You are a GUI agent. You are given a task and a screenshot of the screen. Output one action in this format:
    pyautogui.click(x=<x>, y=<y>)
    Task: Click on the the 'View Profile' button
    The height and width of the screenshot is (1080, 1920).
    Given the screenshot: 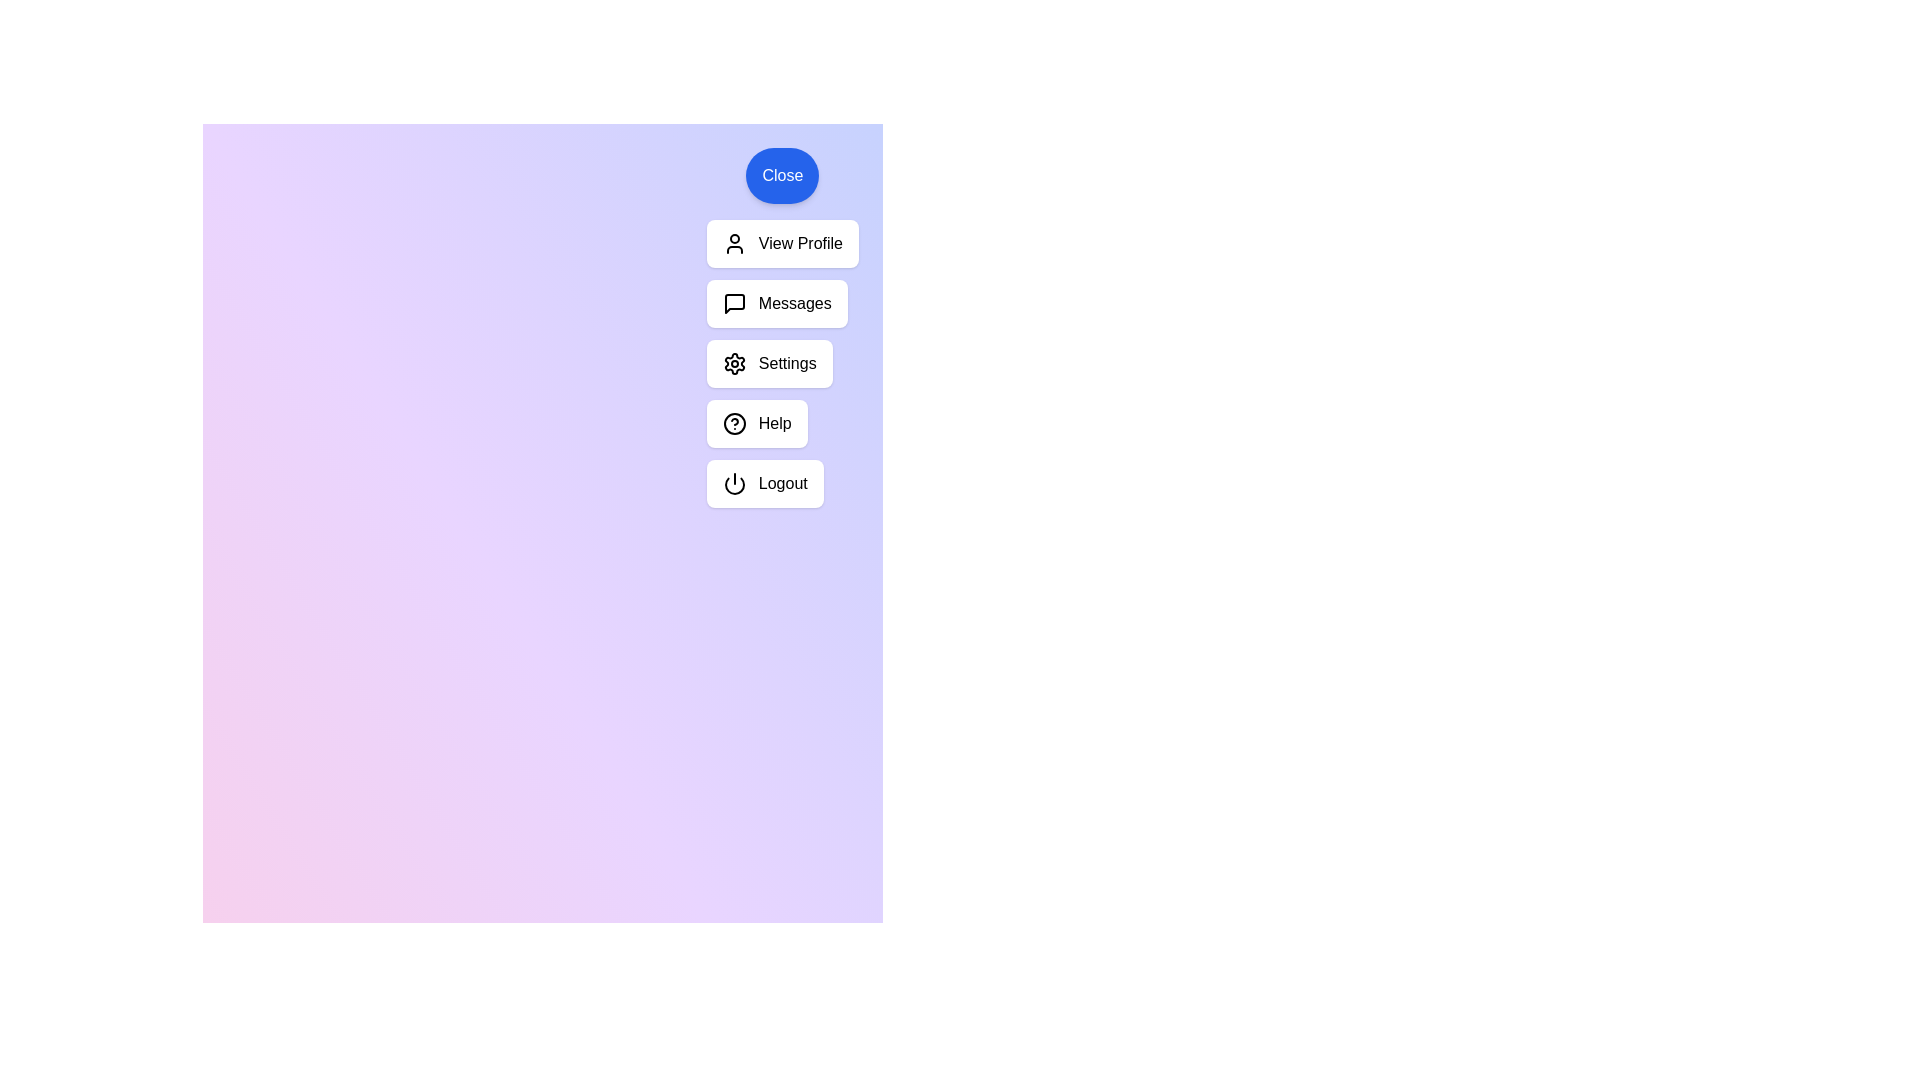 What is the action you would take?
    pyautogui.click(x=781, y=242)
    